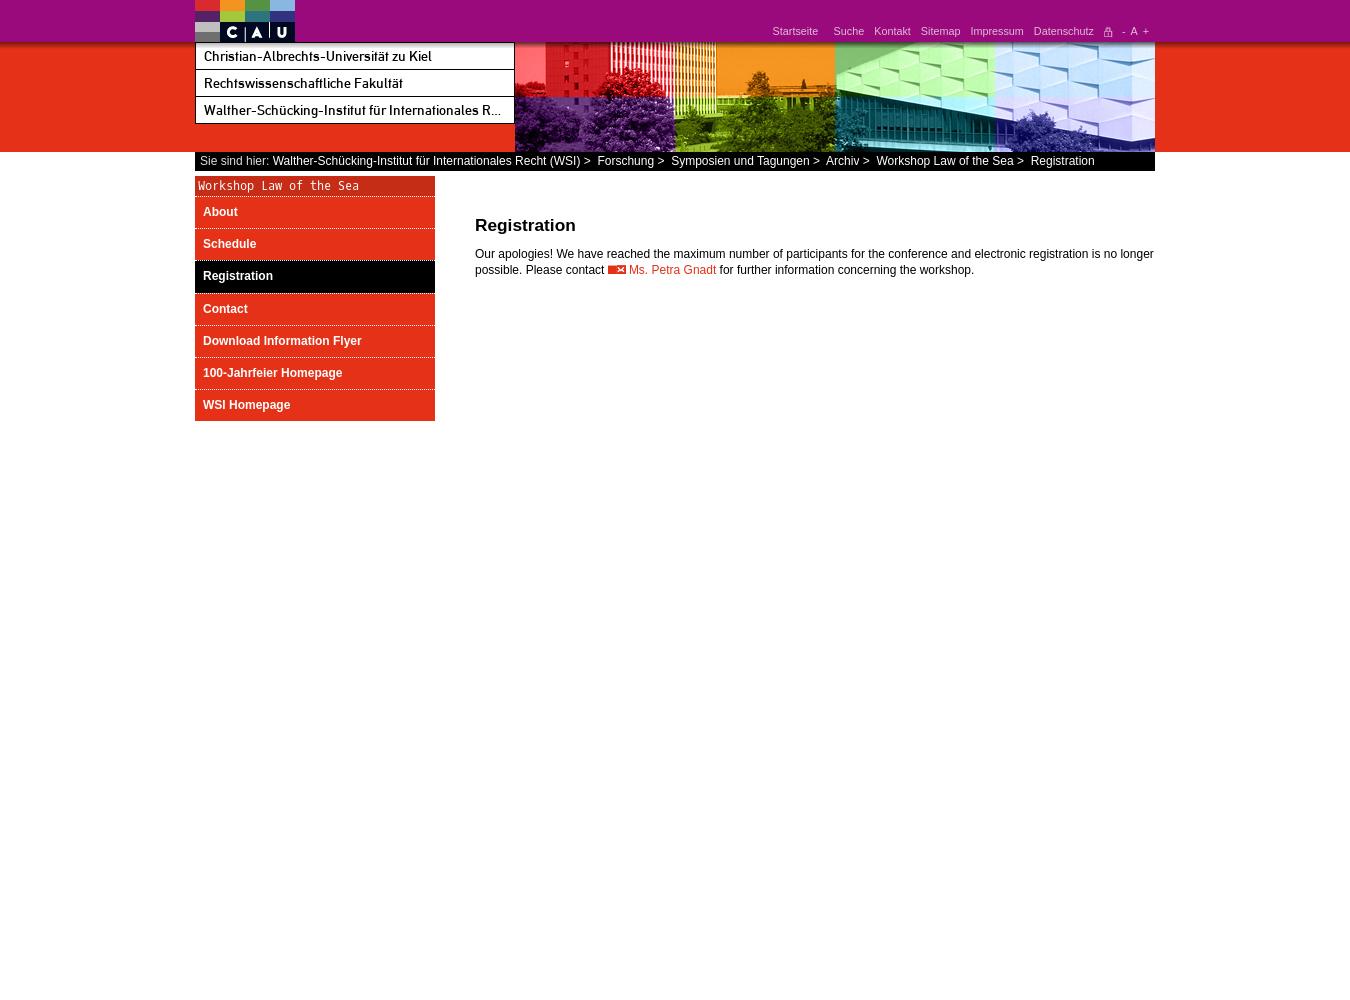 This screenshot has height=1000, width=1350. Describe the element at coordinates (245, 405) in the screenshot. I see `'WSI Homepage'` at that location.